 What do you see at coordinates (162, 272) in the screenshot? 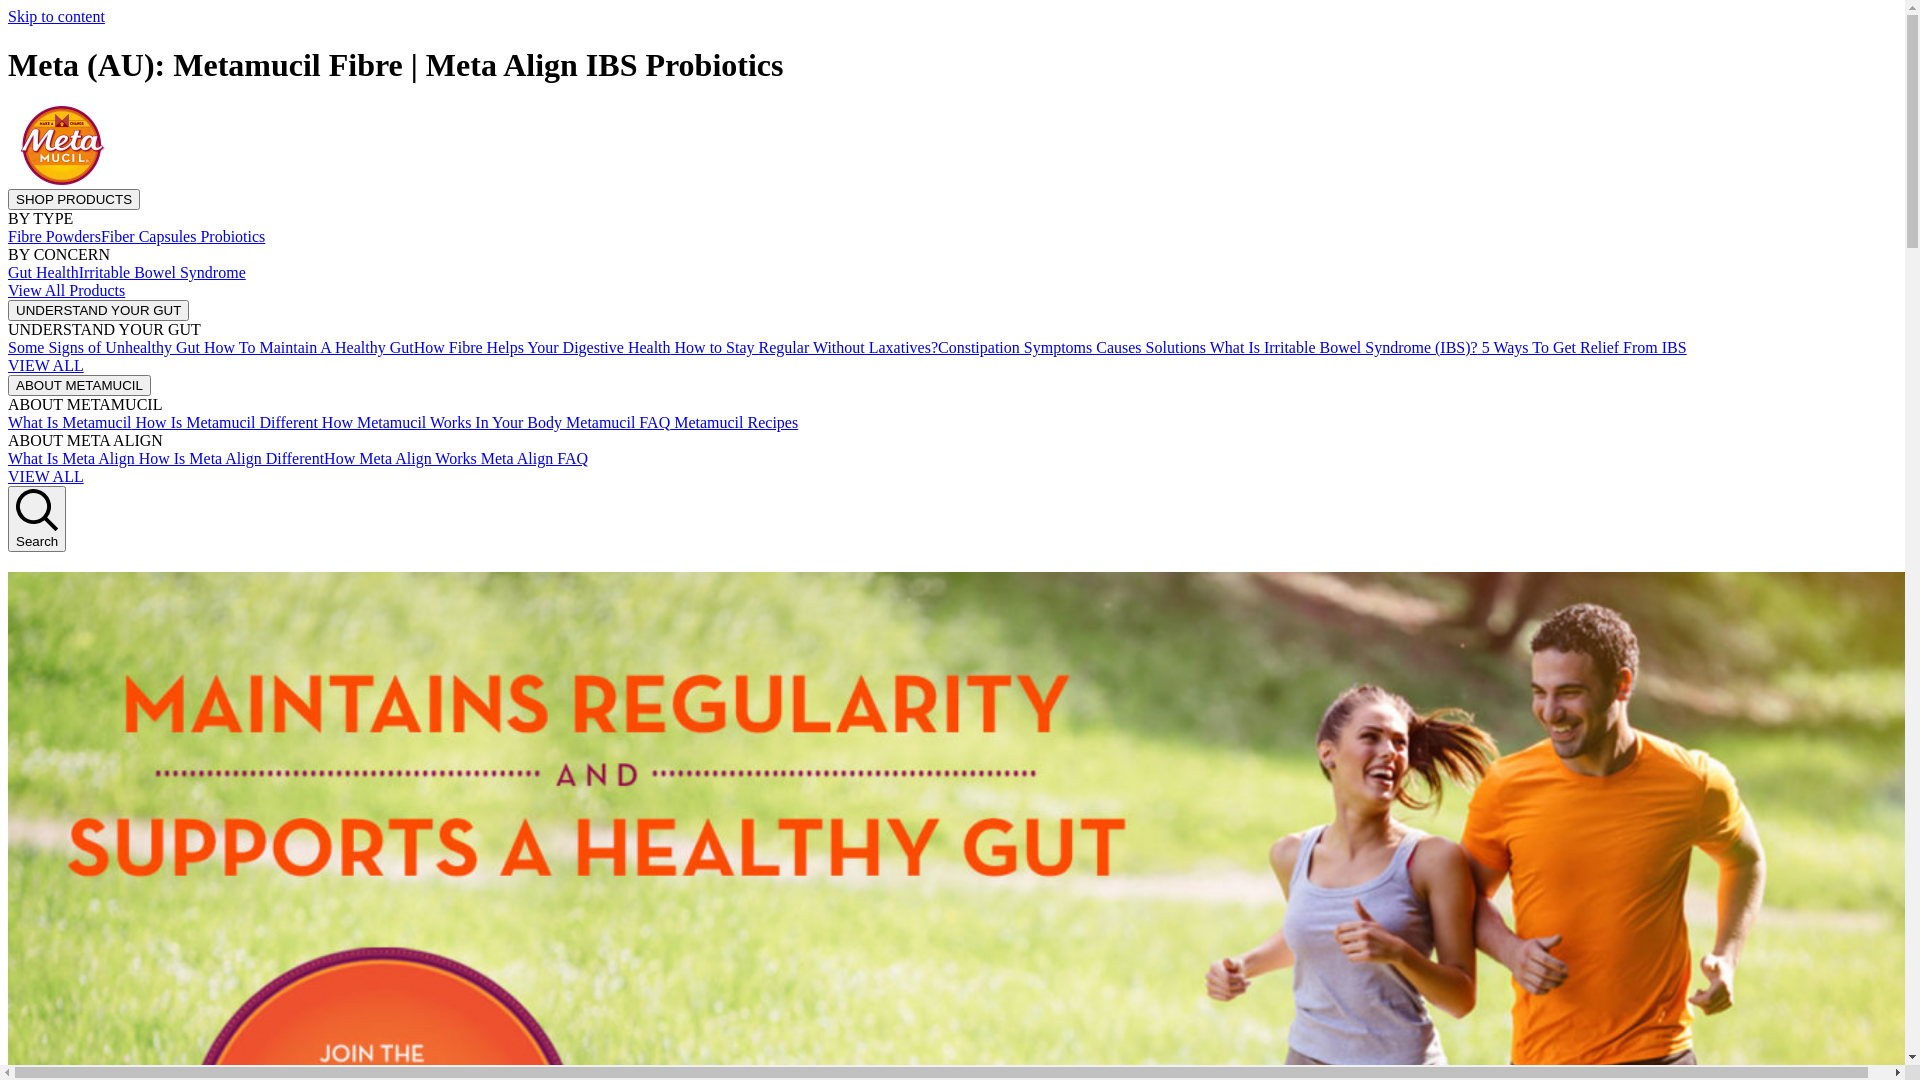
I see `'Irritable Bowel Syndrome'` at bounding box center [162, 272].